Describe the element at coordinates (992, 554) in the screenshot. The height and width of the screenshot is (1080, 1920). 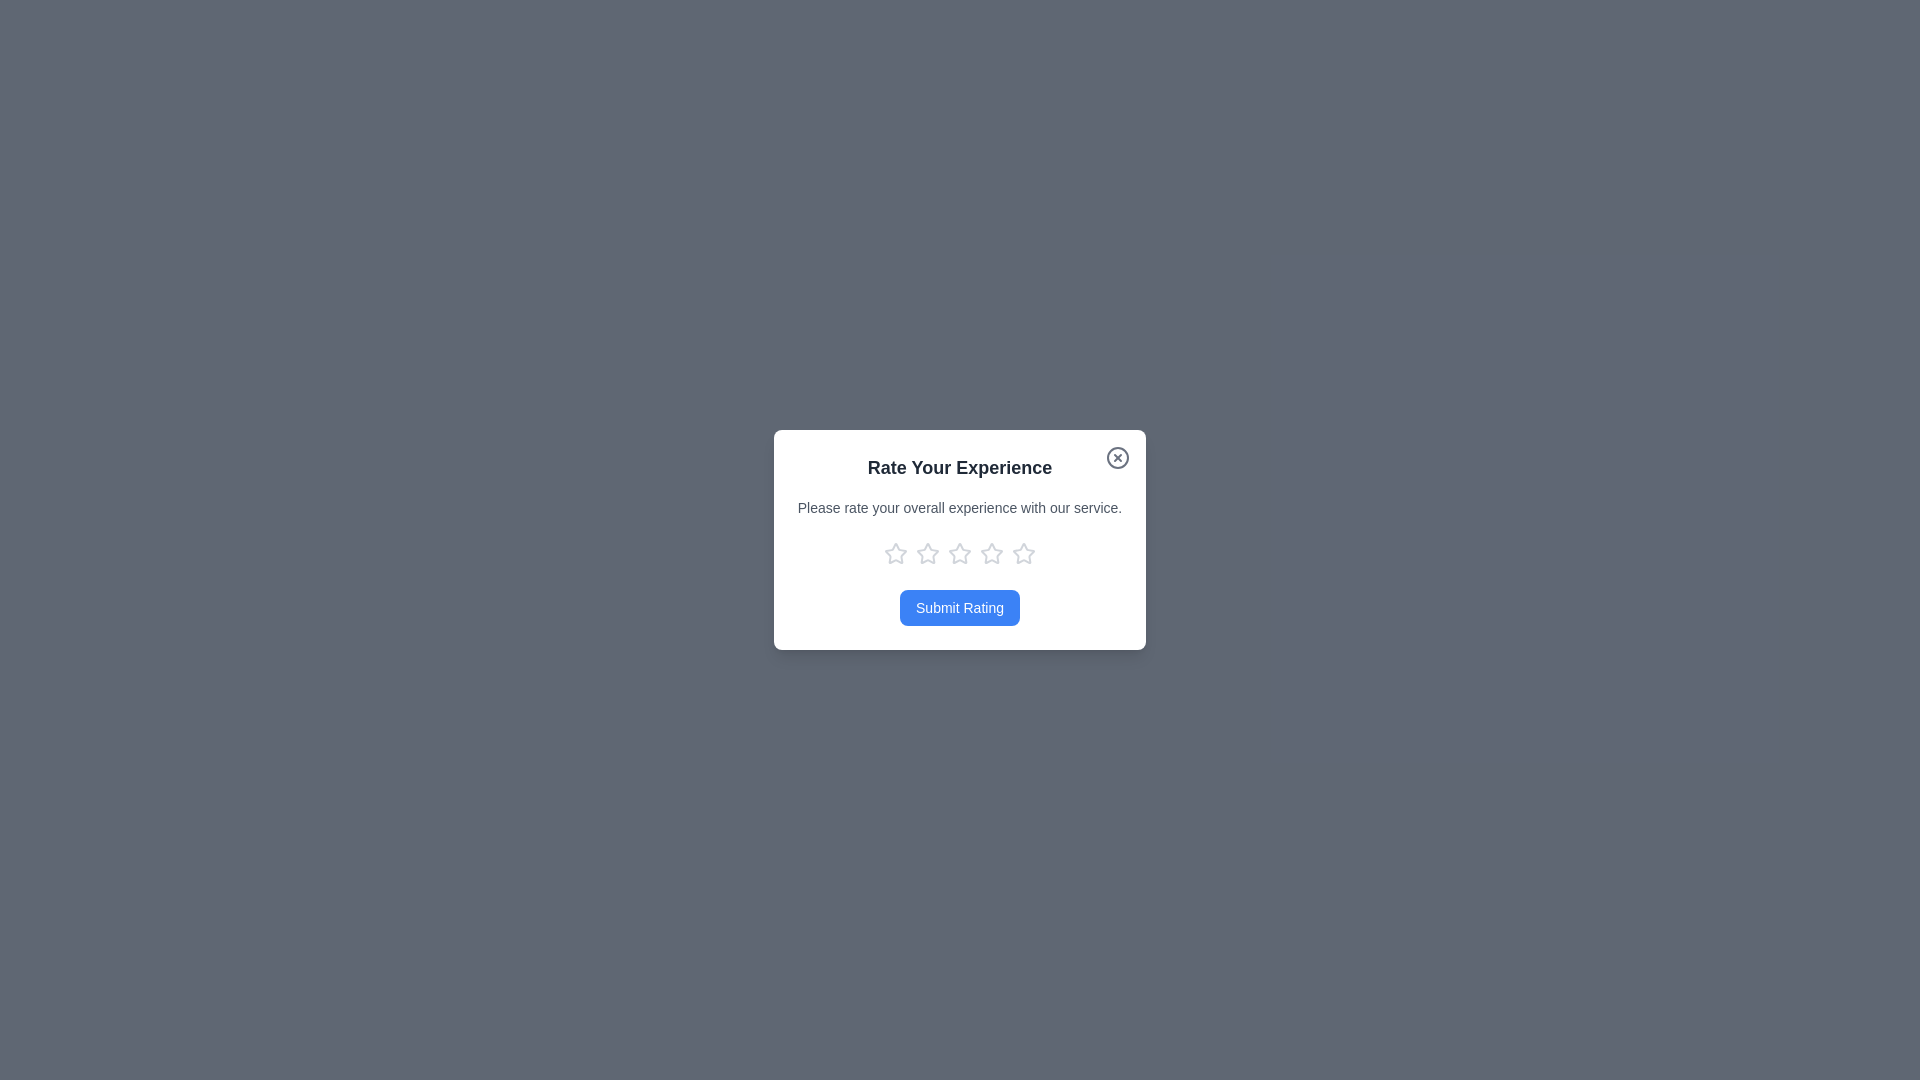
I see `the star corresponding to the rating 4 to provide a rating` at that location.